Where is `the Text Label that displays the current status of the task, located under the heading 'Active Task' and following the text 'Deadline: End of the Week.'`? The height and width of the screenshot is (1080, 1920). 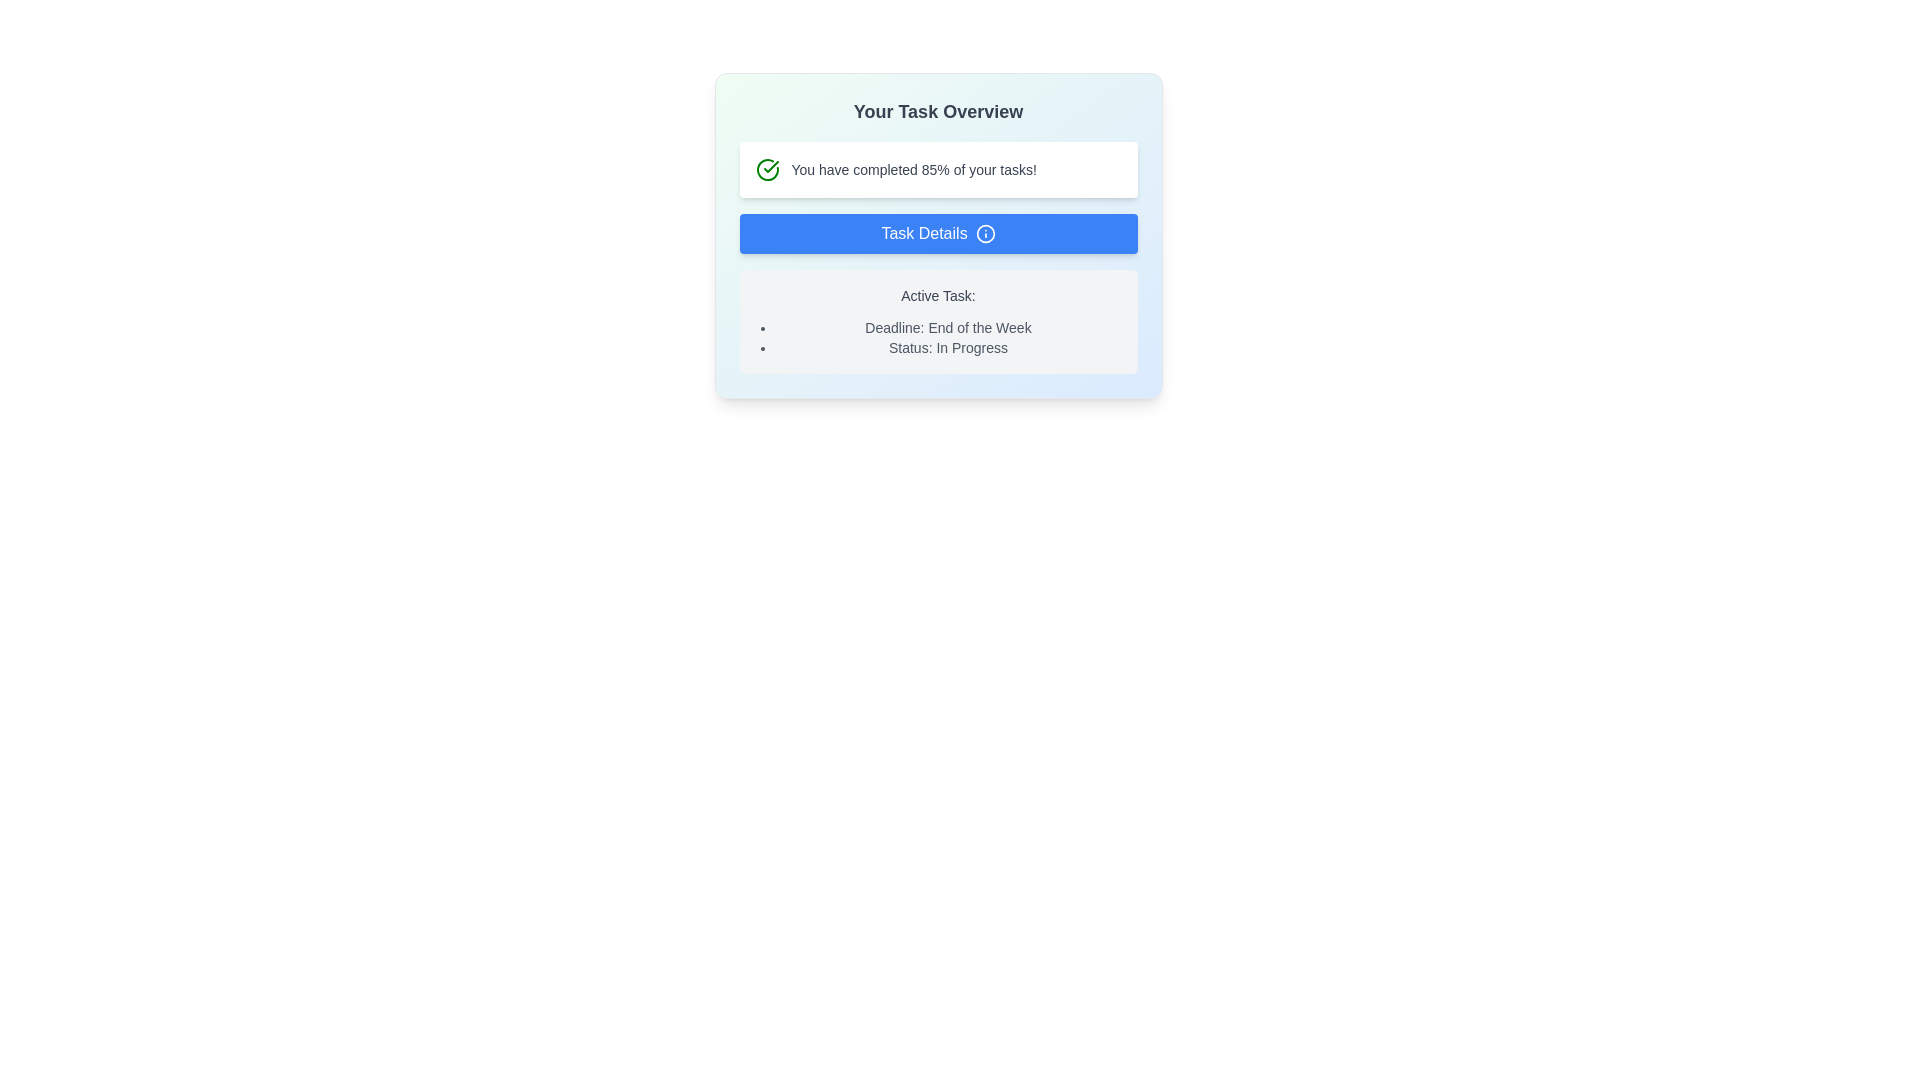 the Text Label that displays the current status of the task, located under the heading 'Active Task' and following the text 'Deadline: End of the Week.' is located at coordinates (947, 346).